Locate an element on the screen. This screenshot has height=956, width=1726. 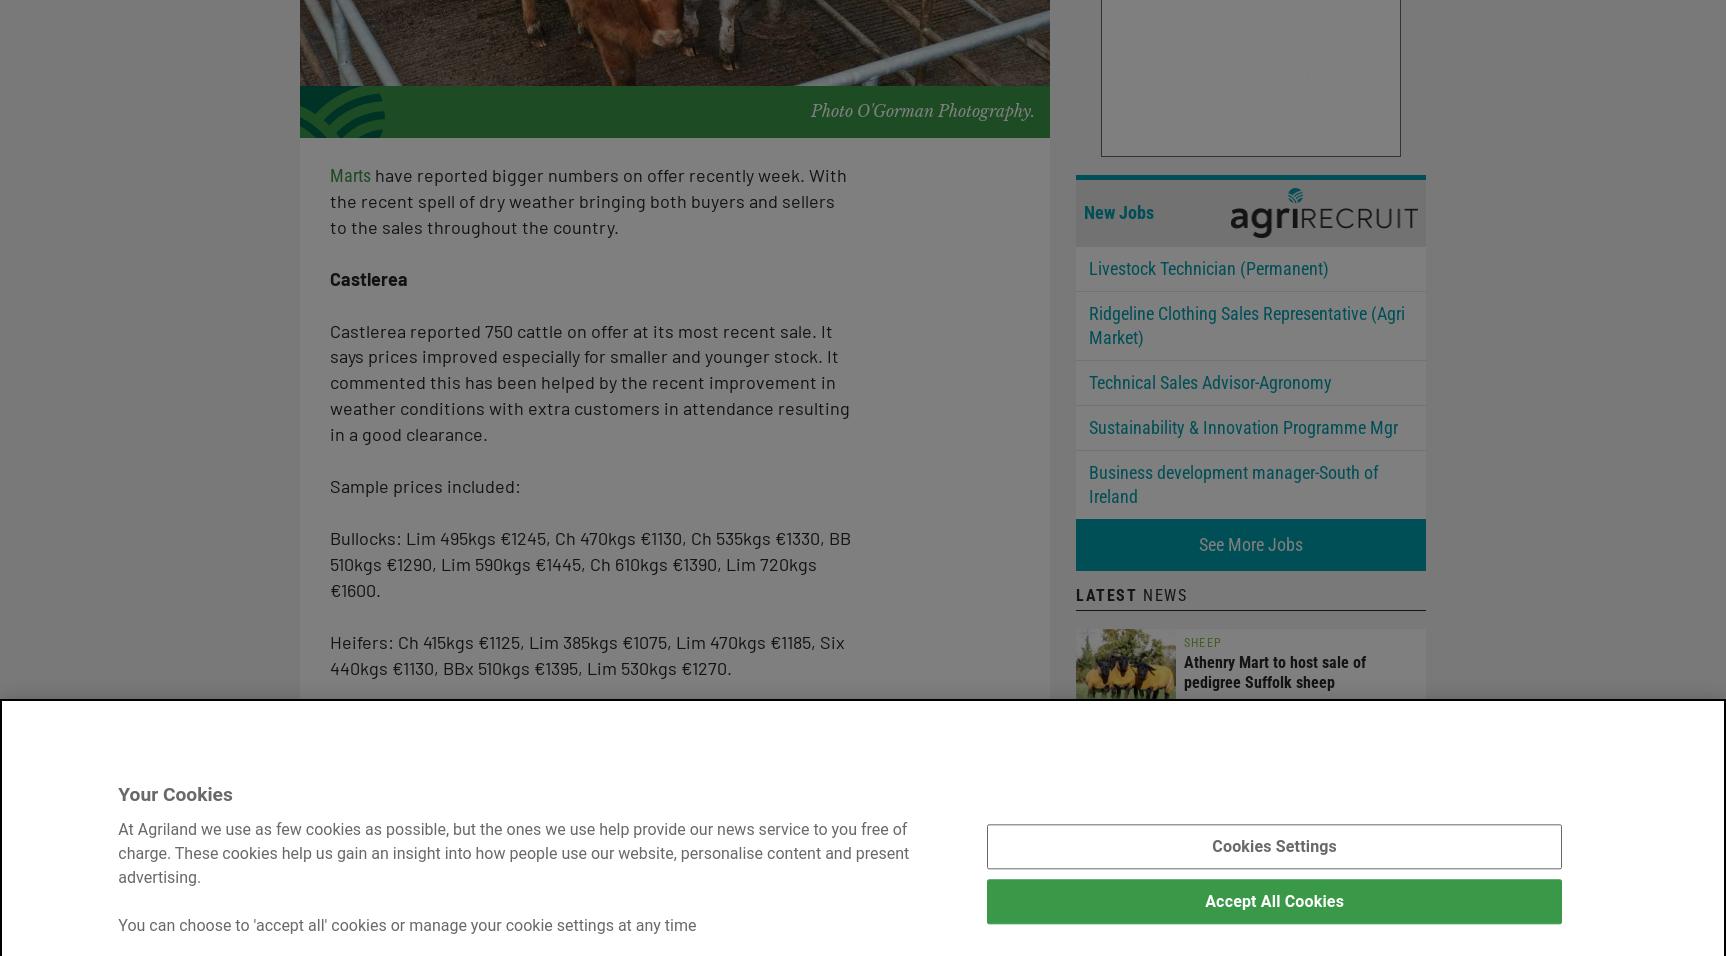
'Show and sale of ‘rare breed’ cattle event set for Stranorlar' is located at coordinates (1298, 889).